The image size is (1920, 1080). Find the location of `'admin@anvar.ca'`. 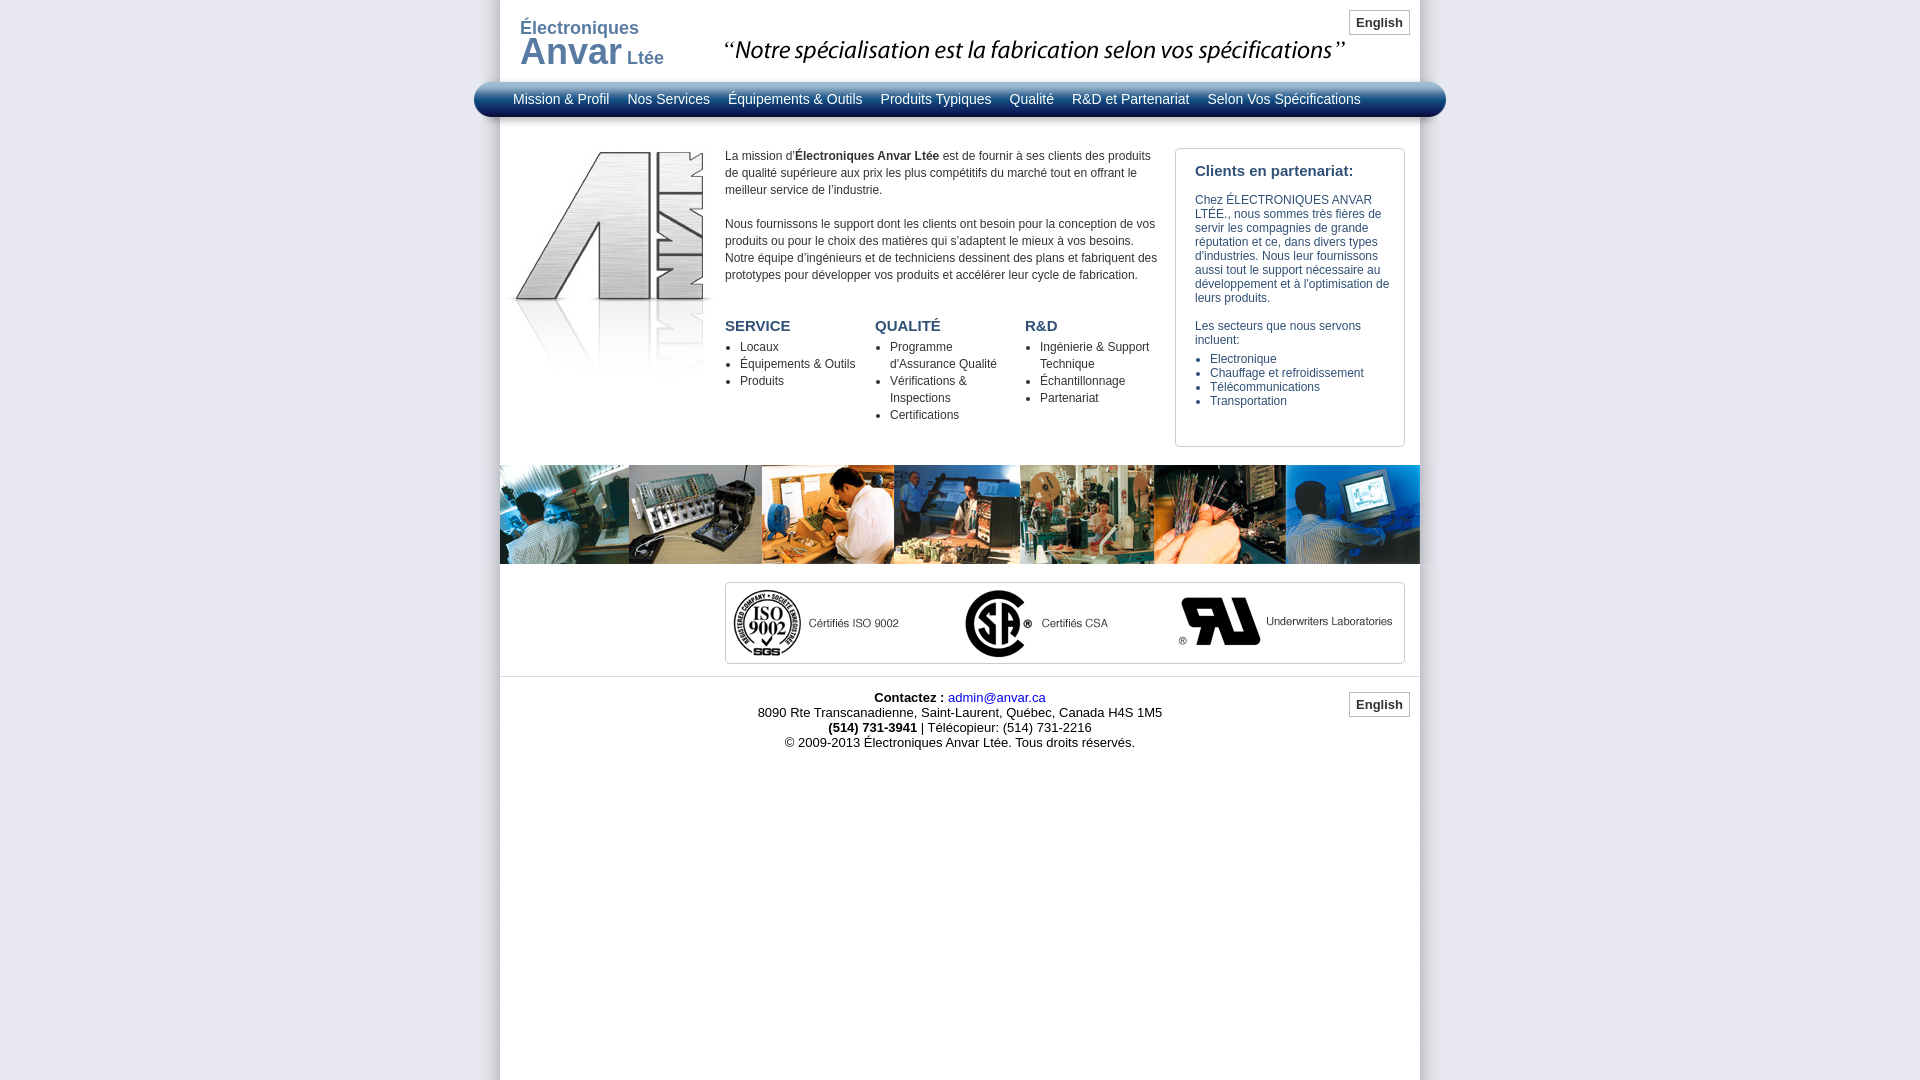

'admin@anvar.ca' is located at coordinates (997, 696).